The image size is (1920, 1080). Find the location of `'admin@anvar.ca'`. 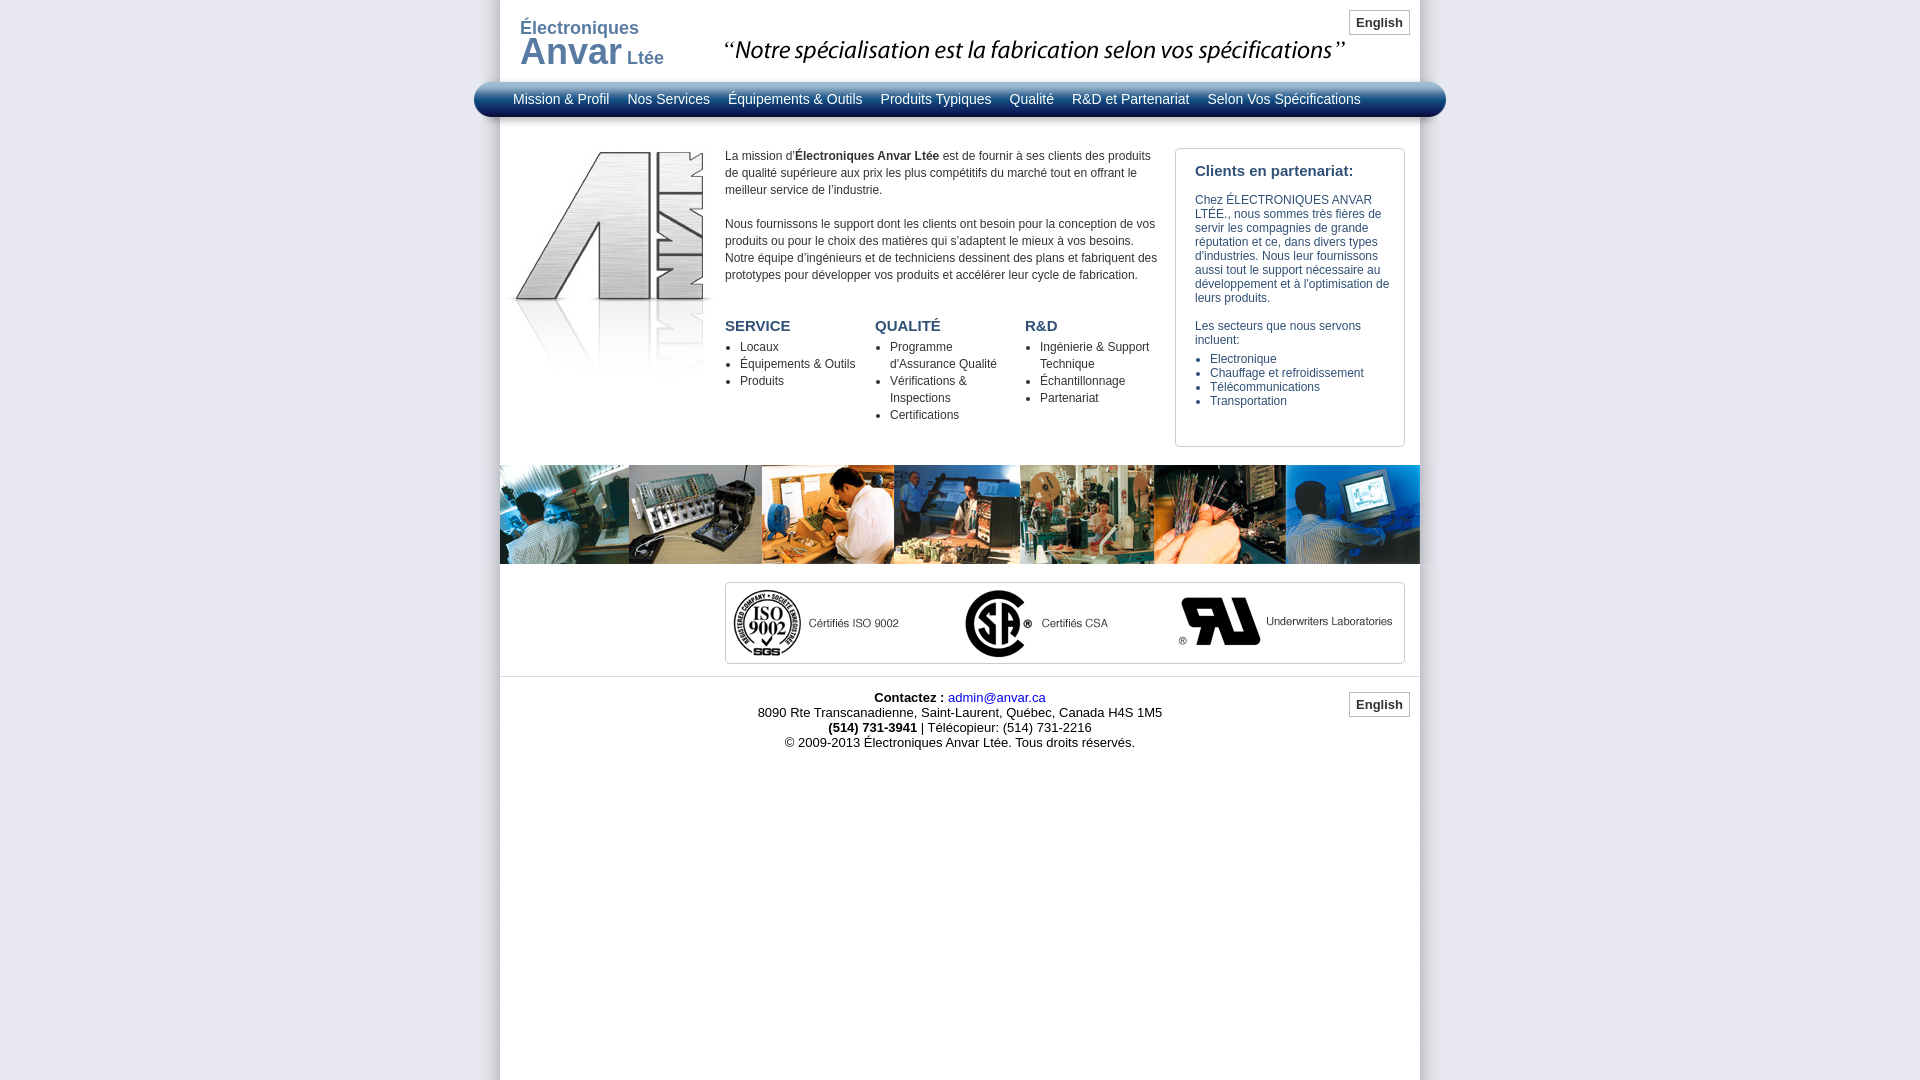

'admin@anvar.ca' is located at coordinates (997, 696).